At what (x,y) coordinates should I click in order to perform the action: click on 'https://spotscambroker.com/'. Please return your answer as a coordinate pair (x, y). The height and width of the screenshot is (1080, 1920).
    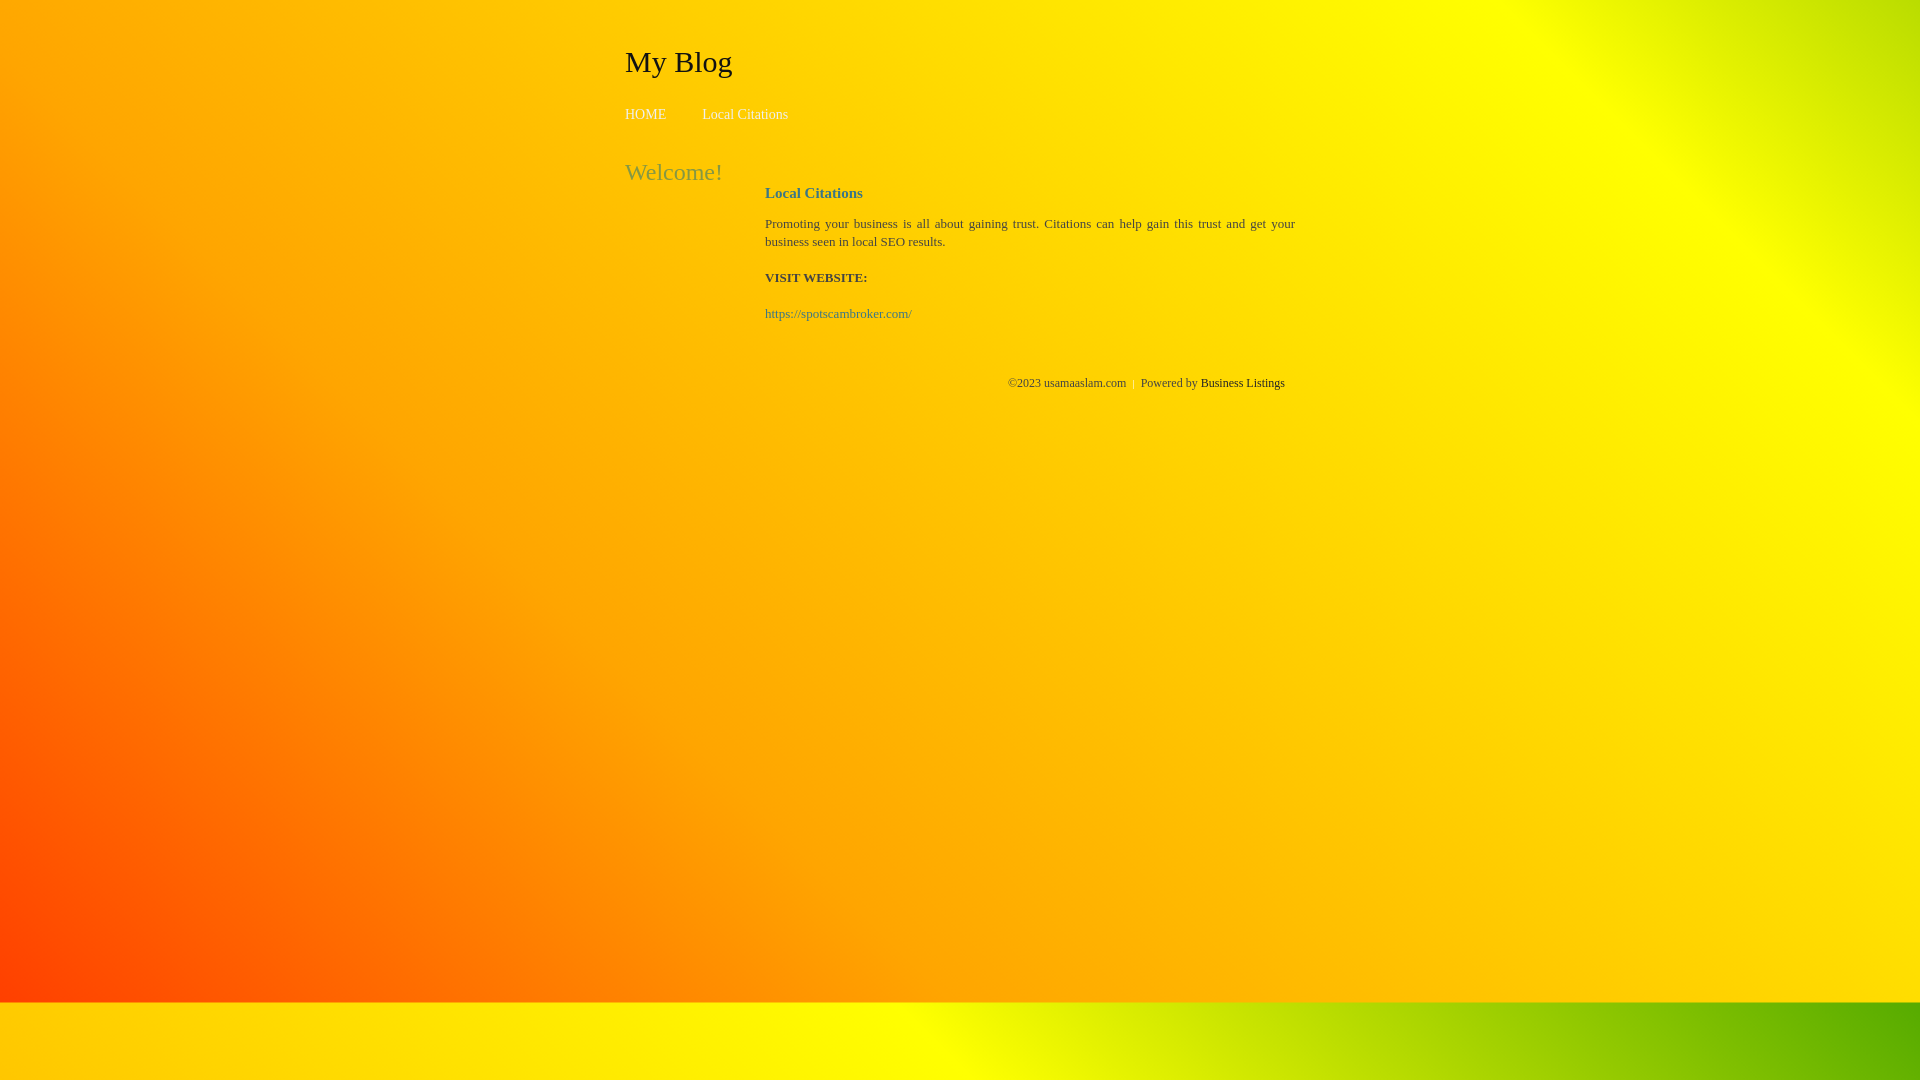
    Looking at the image, I should click on (763, 313).